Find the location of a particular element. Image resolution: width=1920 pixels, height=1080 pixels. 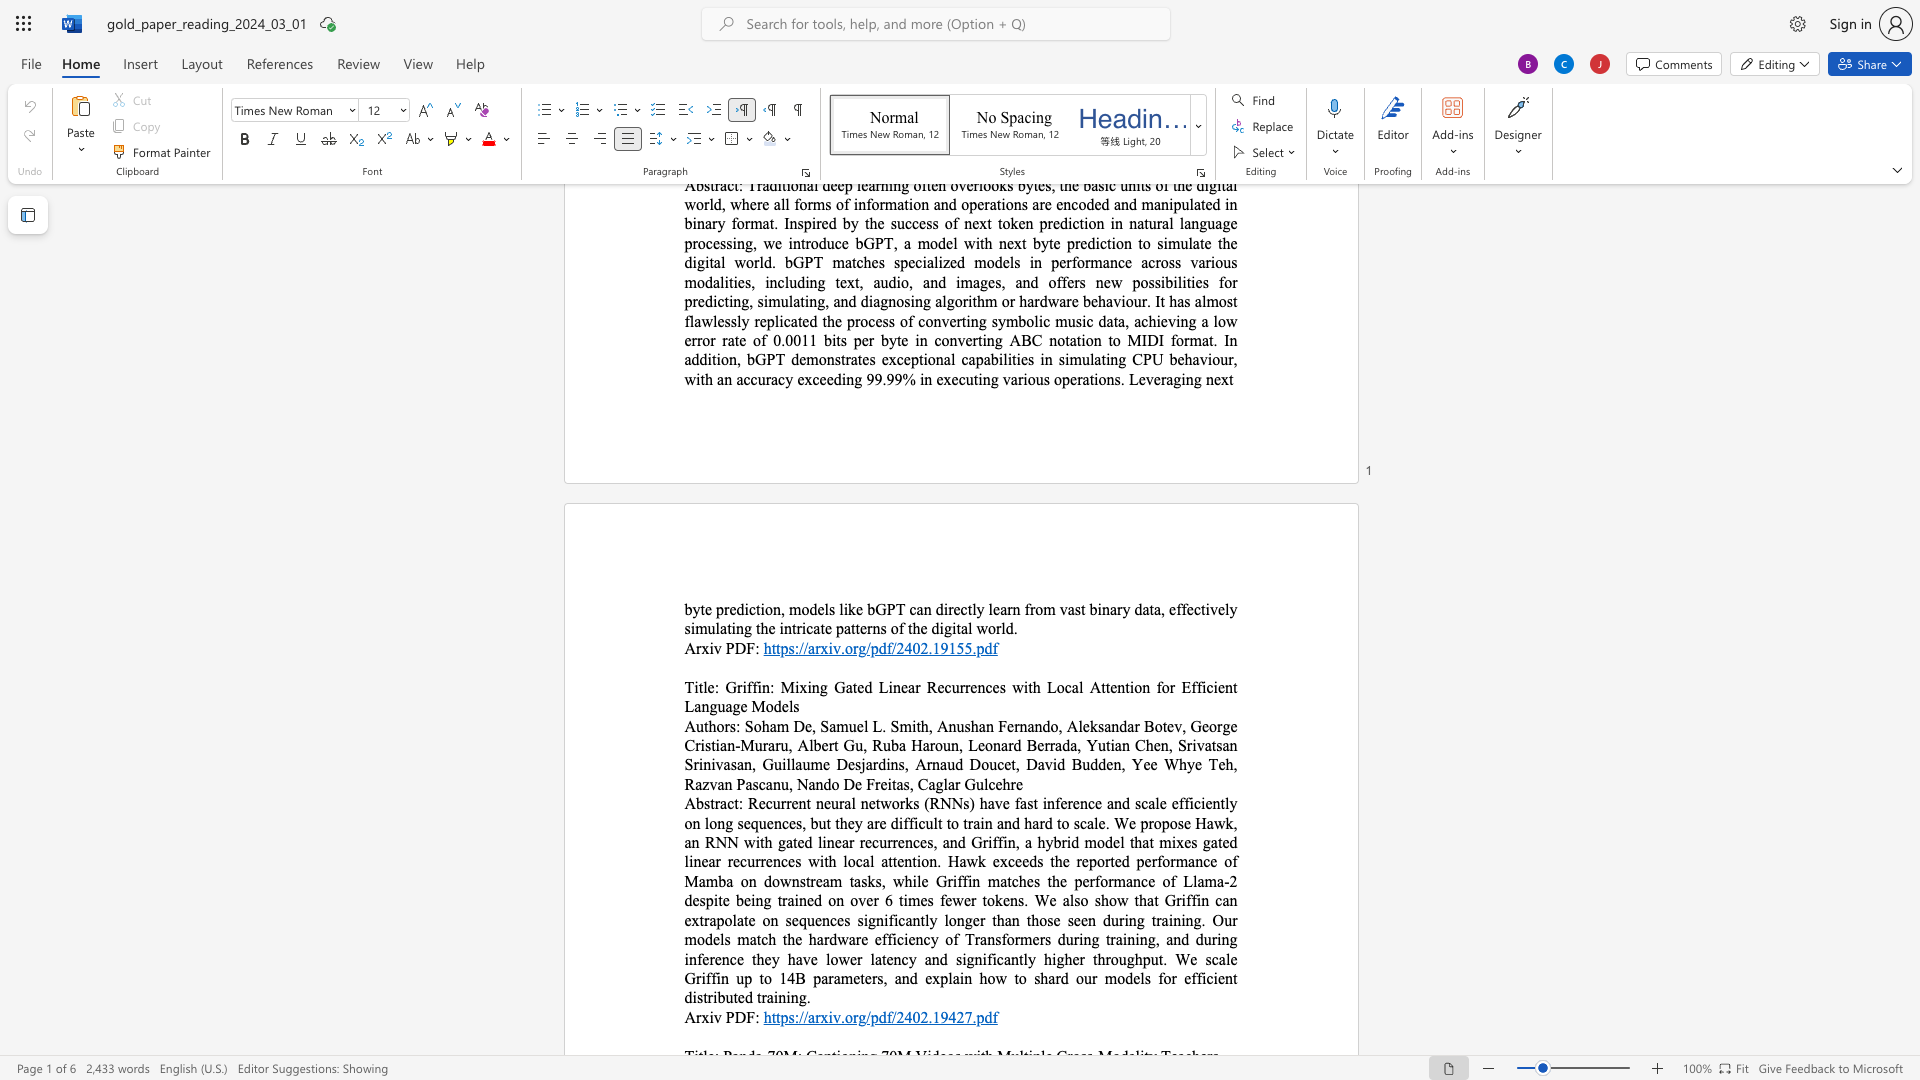

the 1th character "i" in the text is located at coordinates (711, 1017).